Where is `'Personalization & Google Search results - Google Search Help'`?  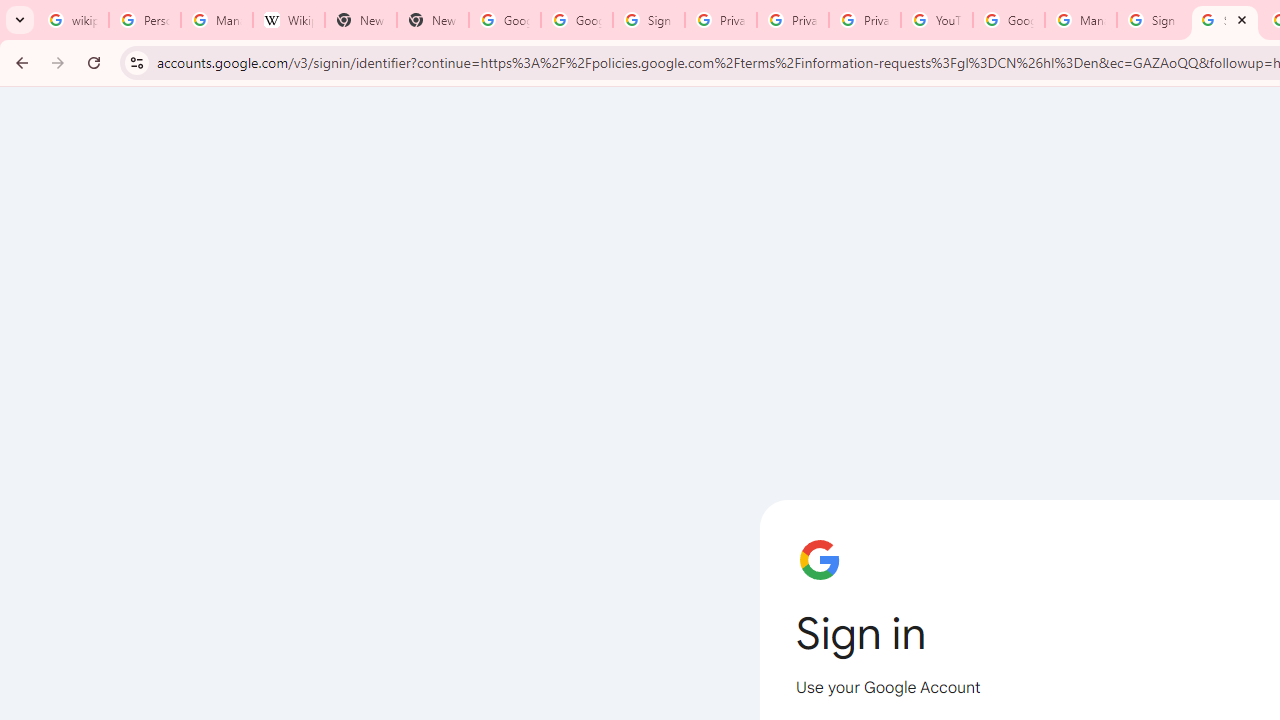 'Personalization & Google Search results - Google Search Help' is located at coordinates (143, 20).